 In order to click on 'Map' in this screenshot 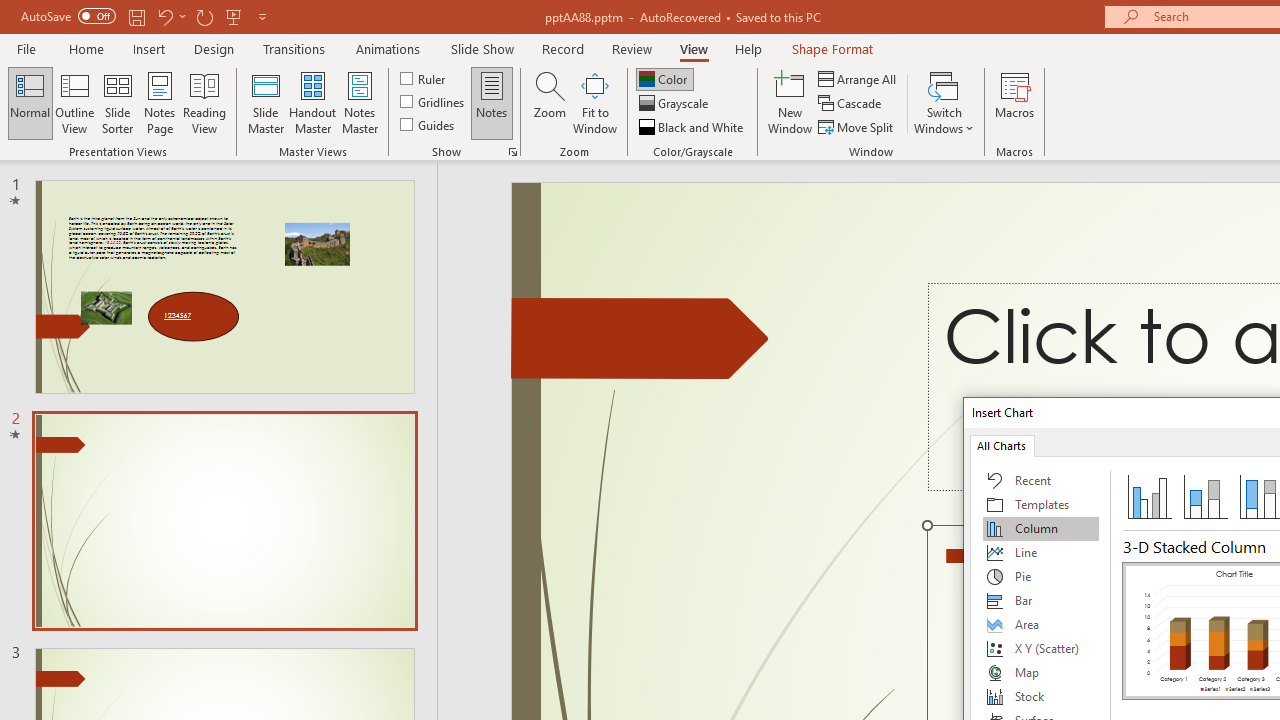, I will do `click(1040, 672)`.